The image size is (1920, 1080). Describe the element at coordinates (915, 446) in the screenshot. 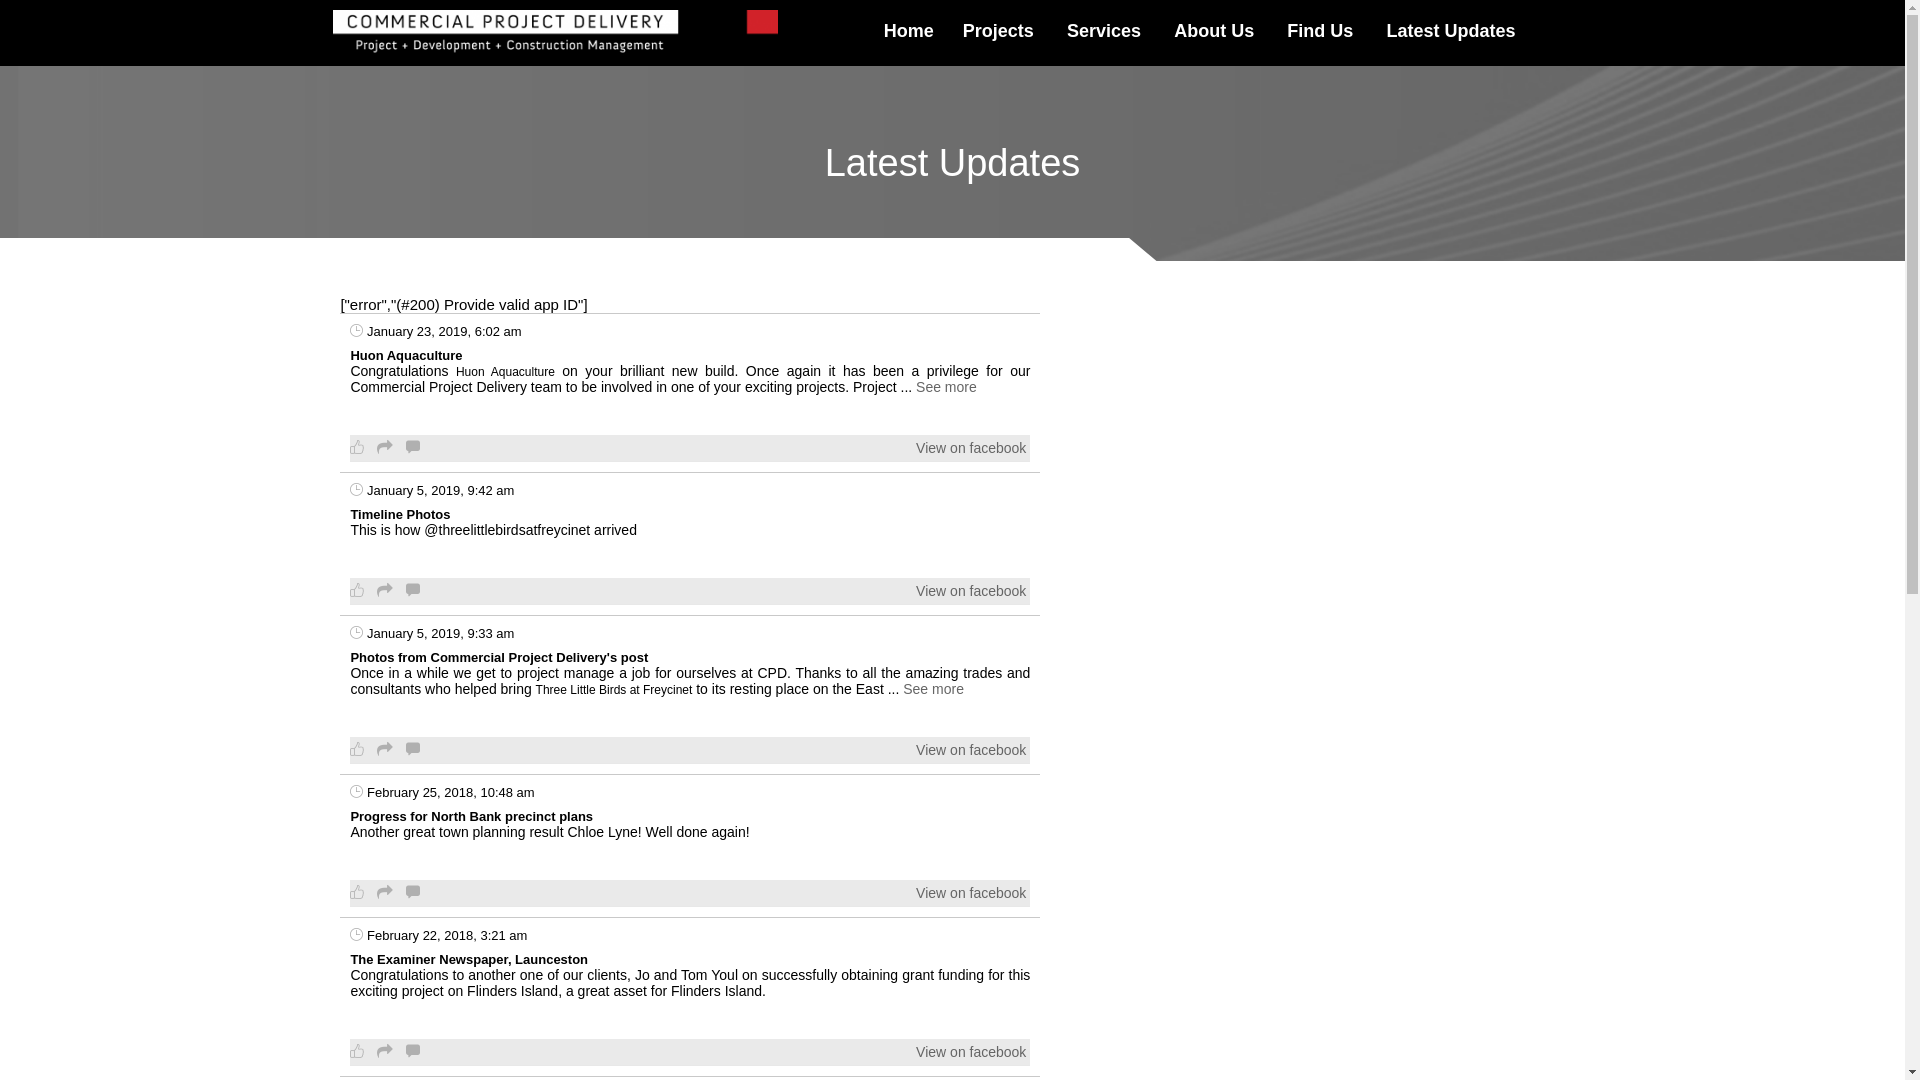

I see `'View on facebook'` at that location.